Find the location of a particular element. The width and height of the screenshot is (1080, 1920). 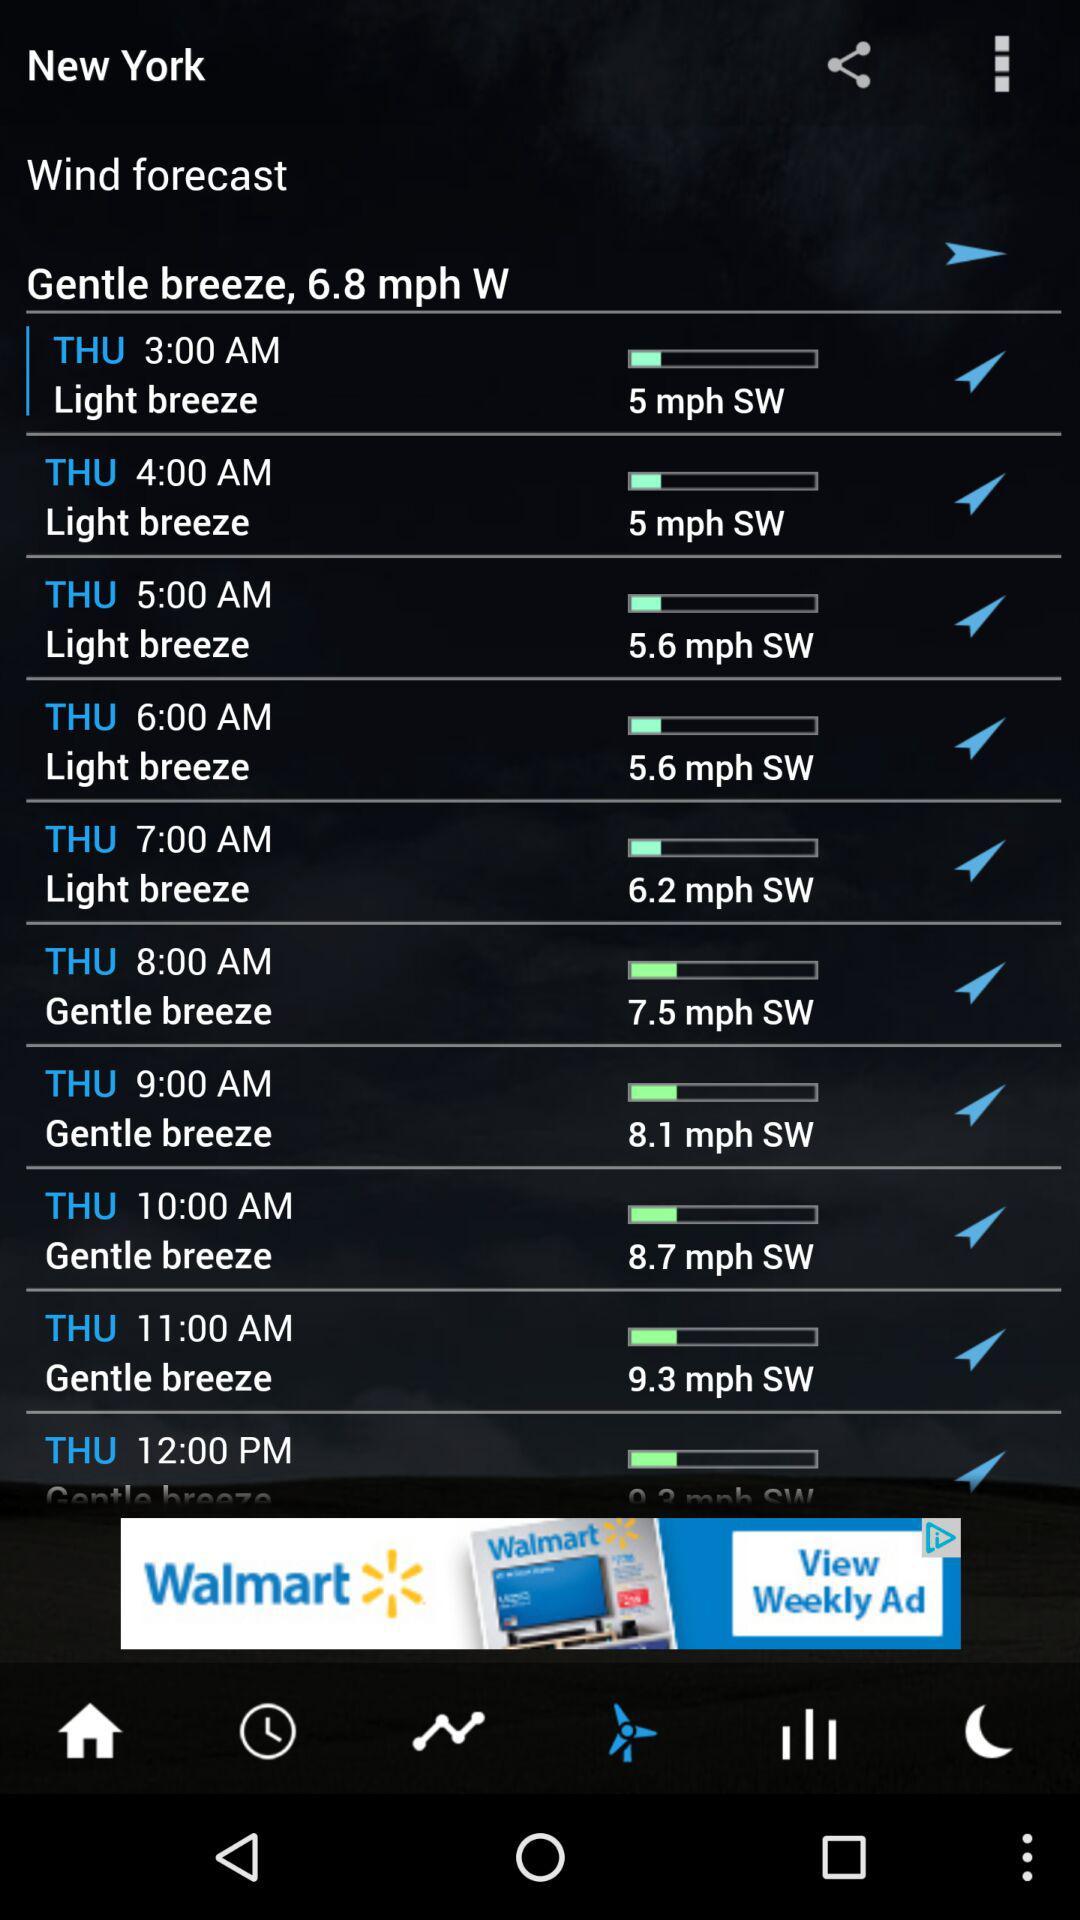

share is located at coordinates (848, 63).